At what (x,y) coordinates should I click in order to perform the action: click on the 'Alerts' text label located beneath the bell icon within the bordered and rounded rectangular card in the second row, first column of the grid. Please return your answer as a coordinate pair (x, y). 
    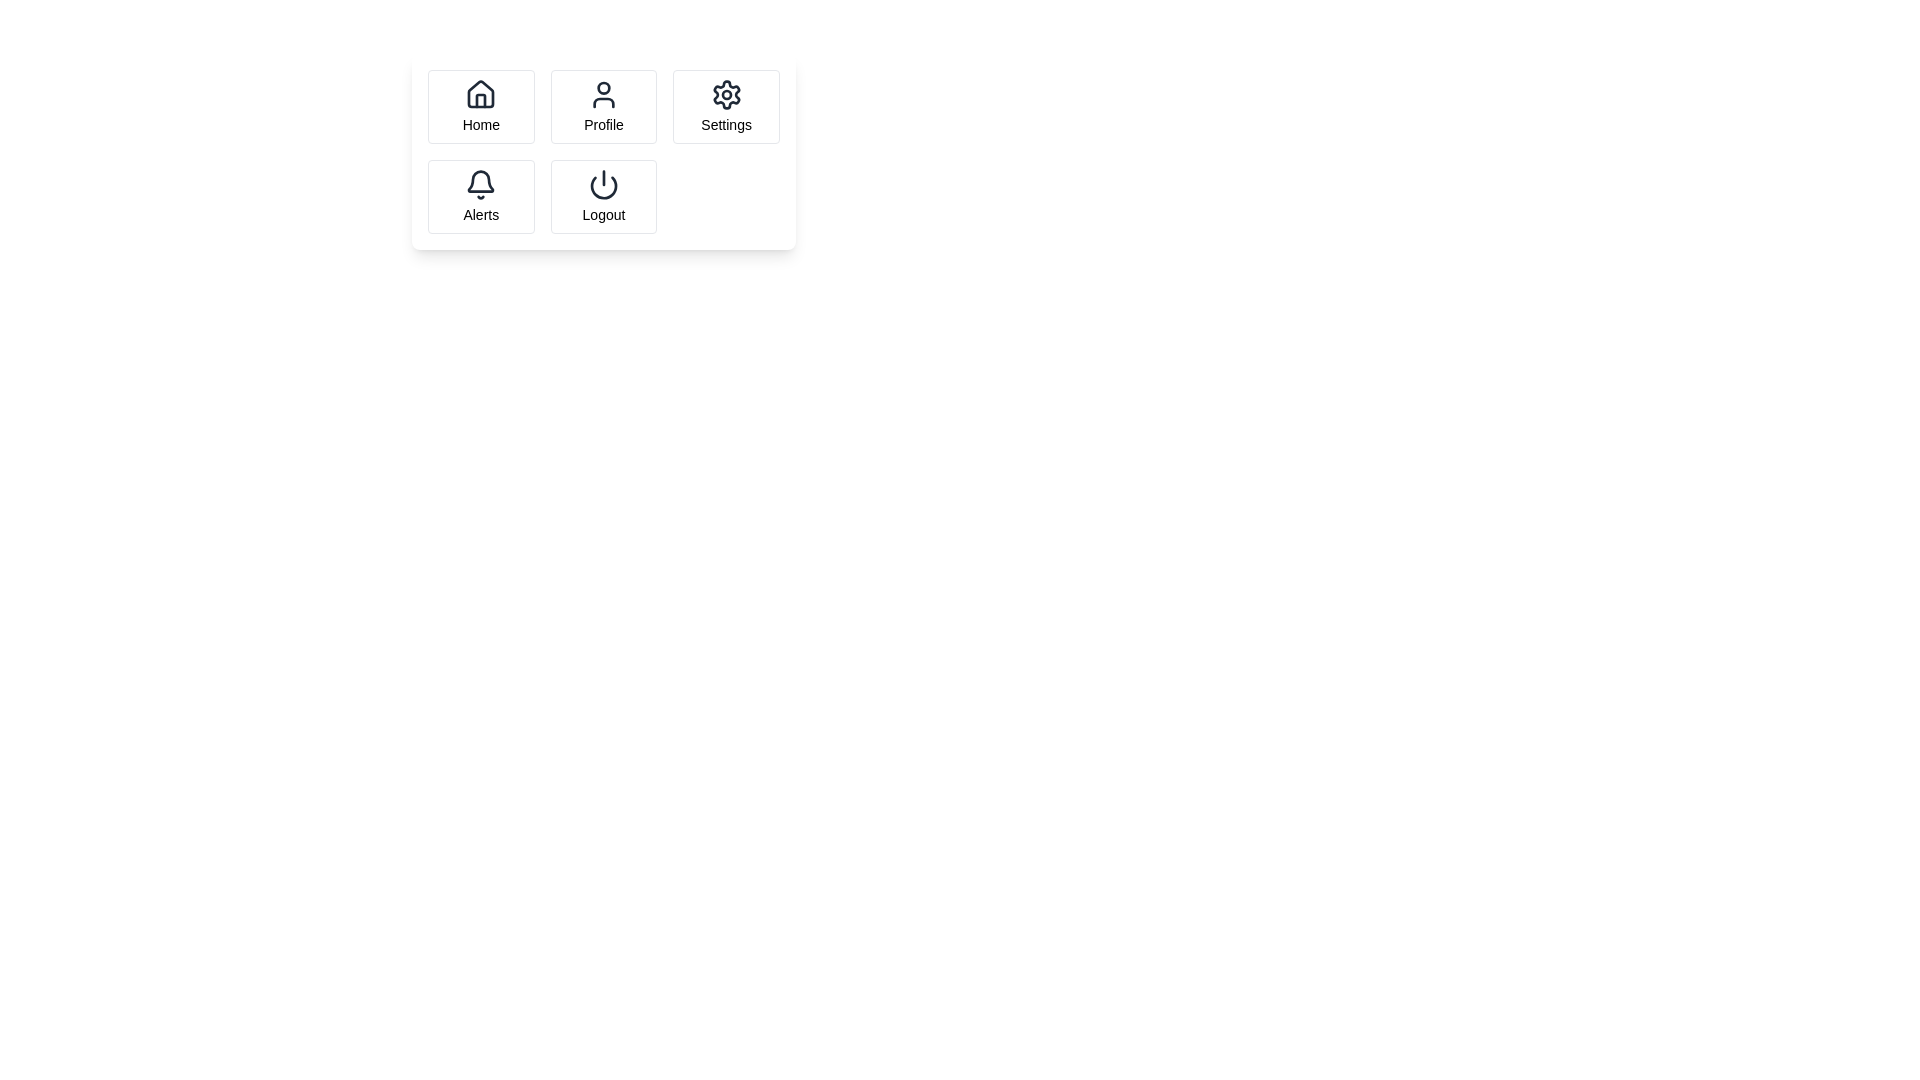
    Looking at the image, I should click on (481, 215).